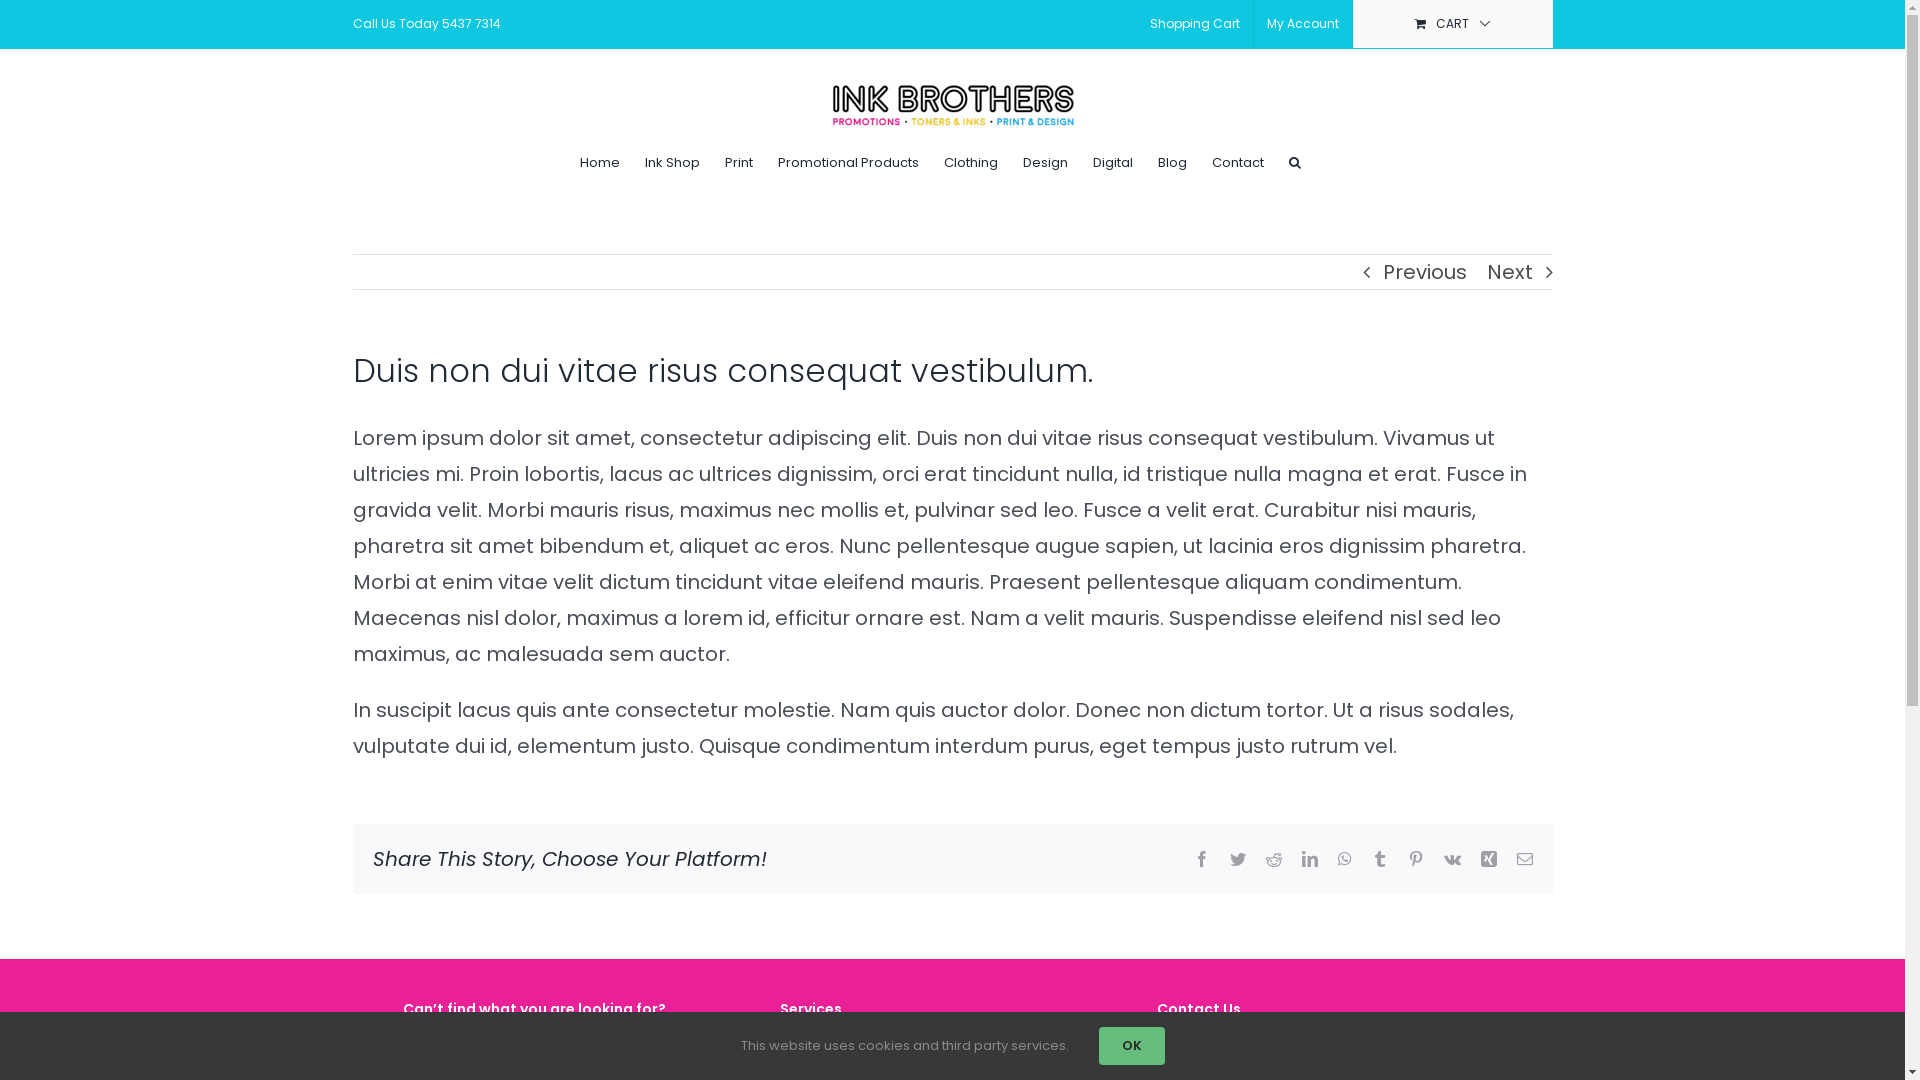  What do you see at coordinates (1423, 272) in the screenshot?
I see `'Previous'` at bounding box center [1423, 272].